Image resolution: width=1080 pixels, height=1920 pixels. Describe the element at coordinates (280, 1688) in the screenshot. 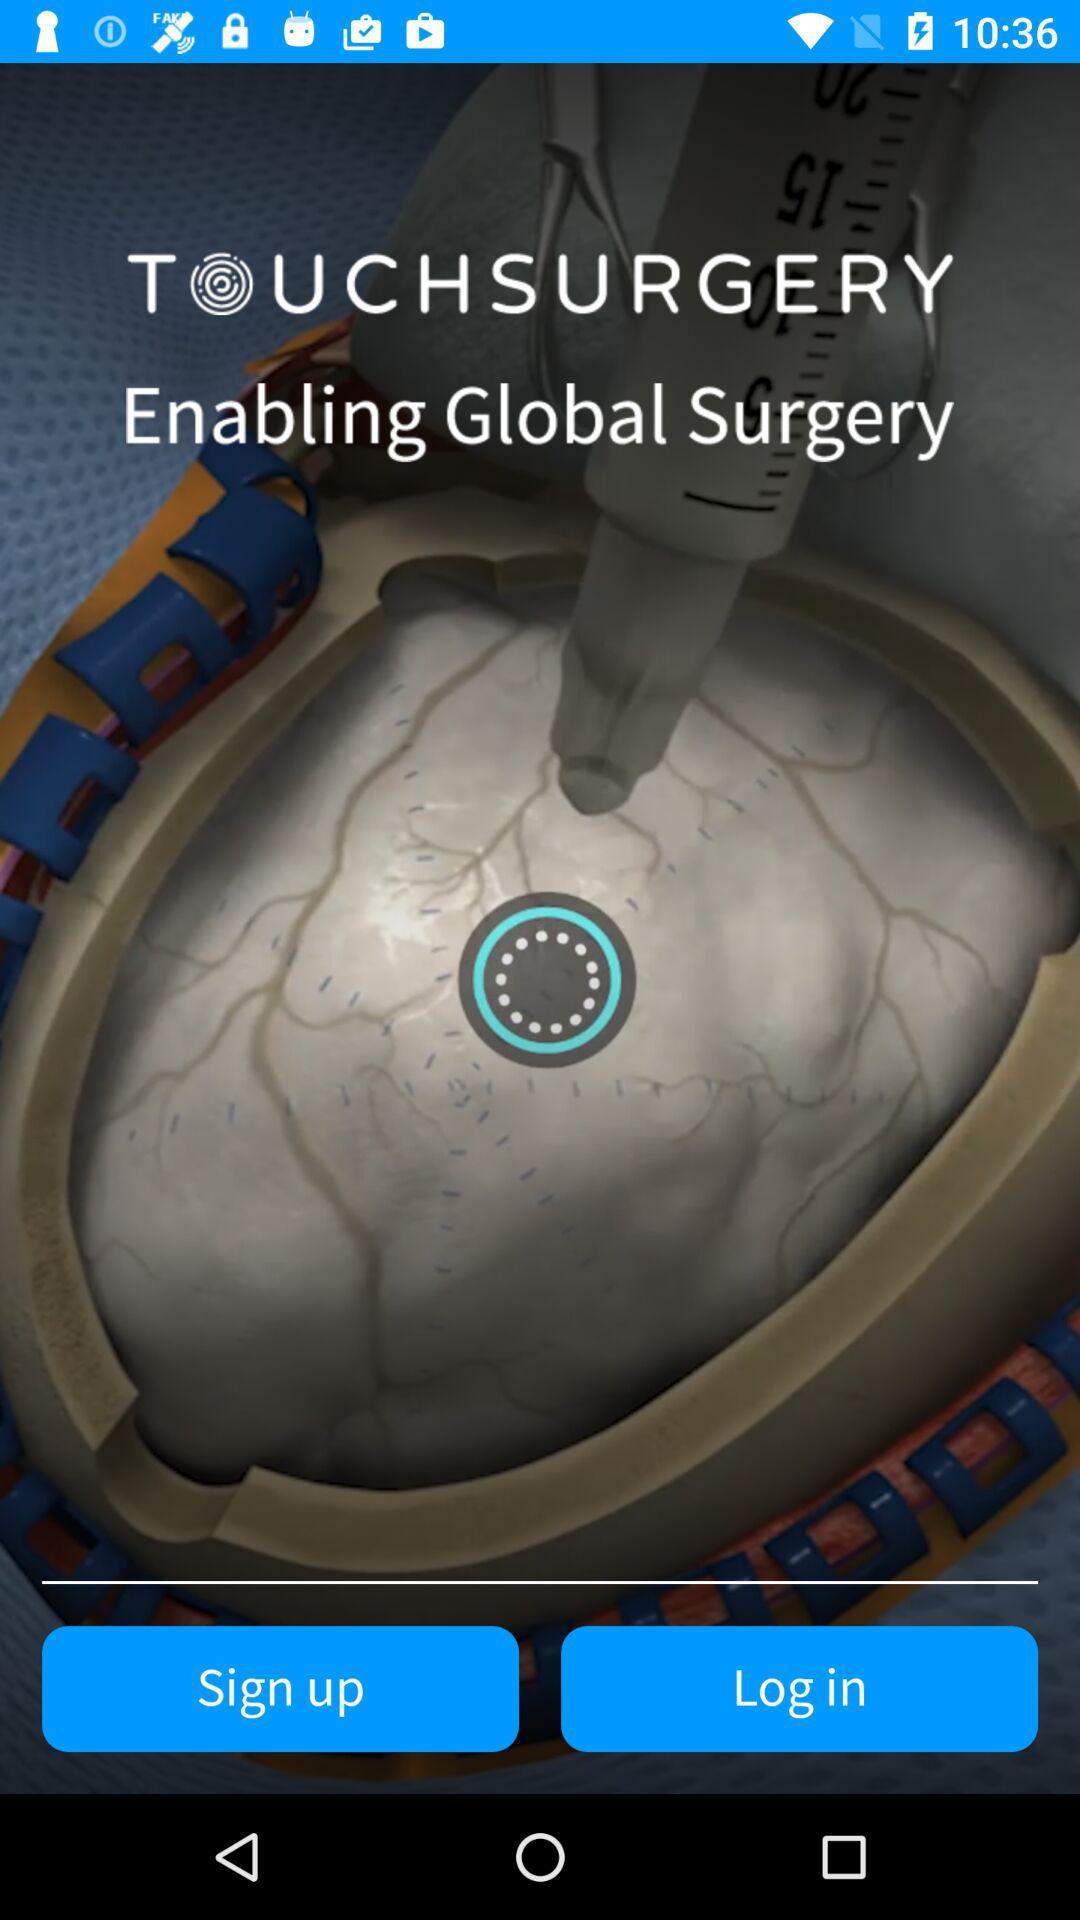

I see `sign up icon` at that location.